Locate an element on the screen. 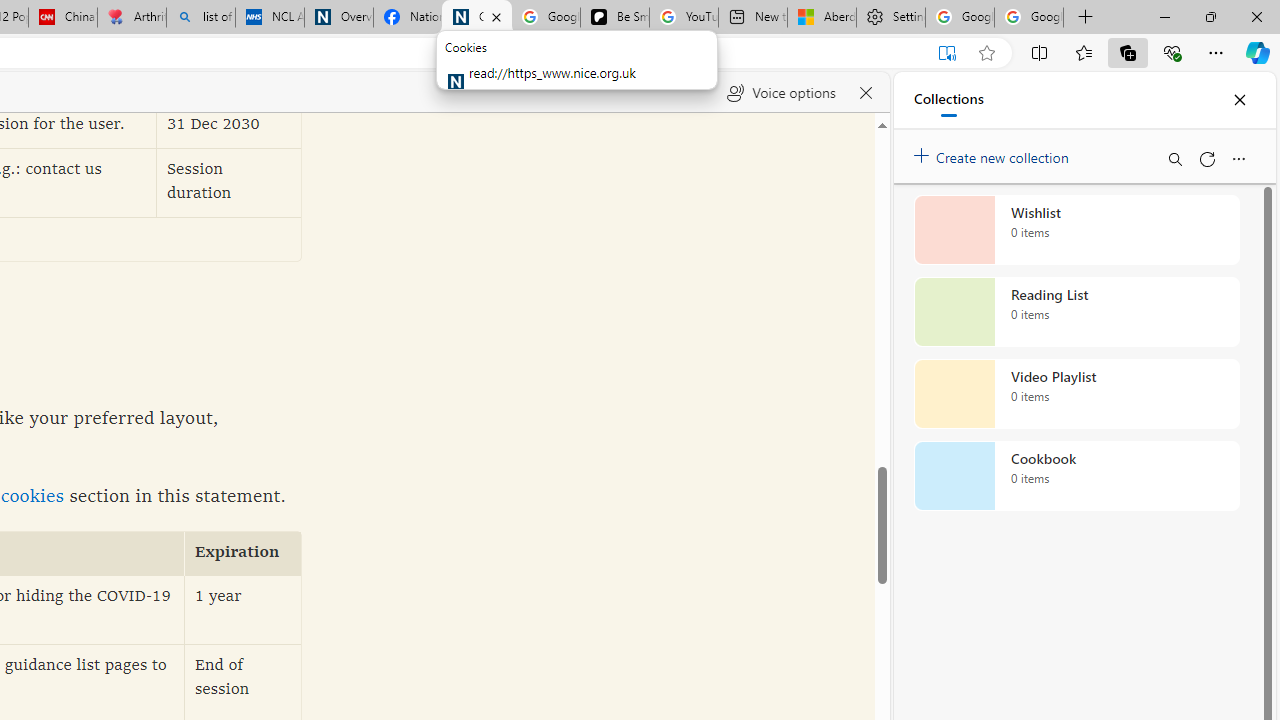  'Cookbook collection, 0 items' is located at coordinates (1076, 475).